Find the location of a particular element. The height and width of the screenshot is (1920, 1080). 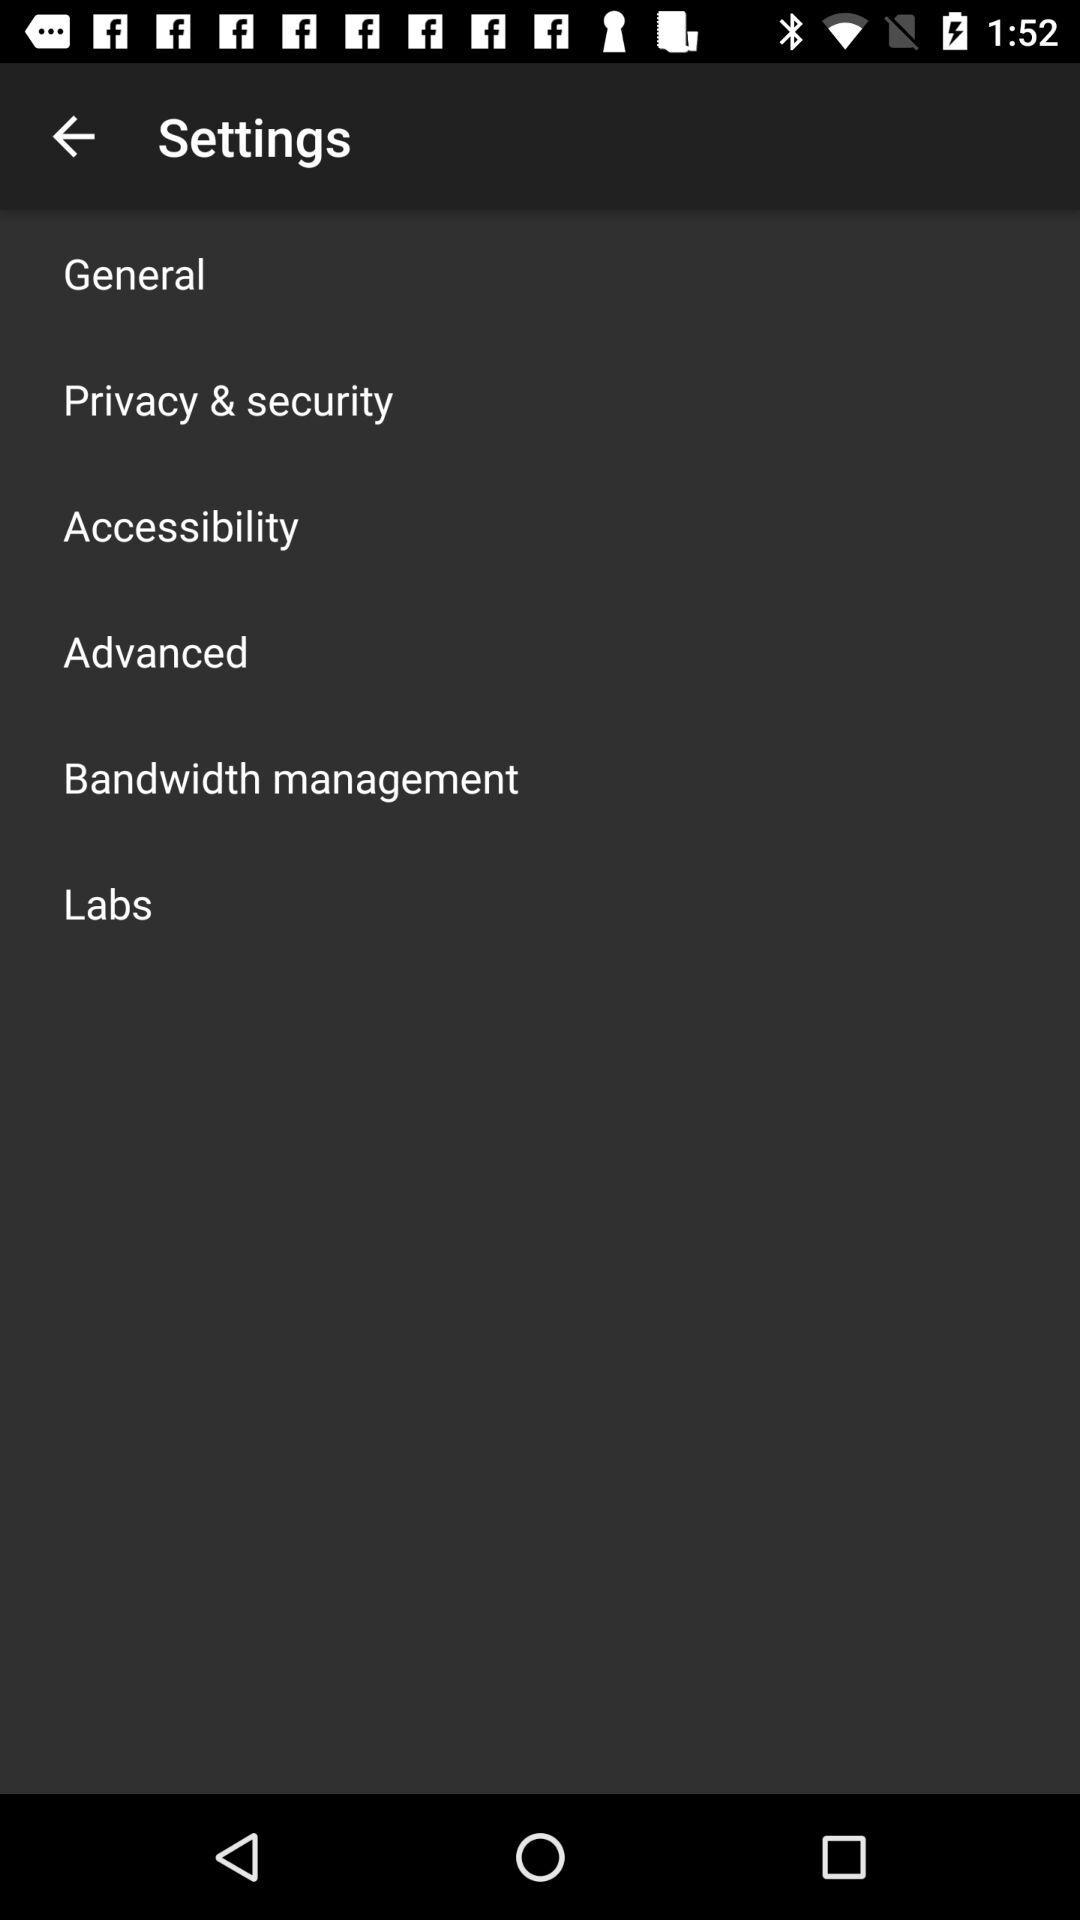

bandwidth management is located at coordinates (290, 776).